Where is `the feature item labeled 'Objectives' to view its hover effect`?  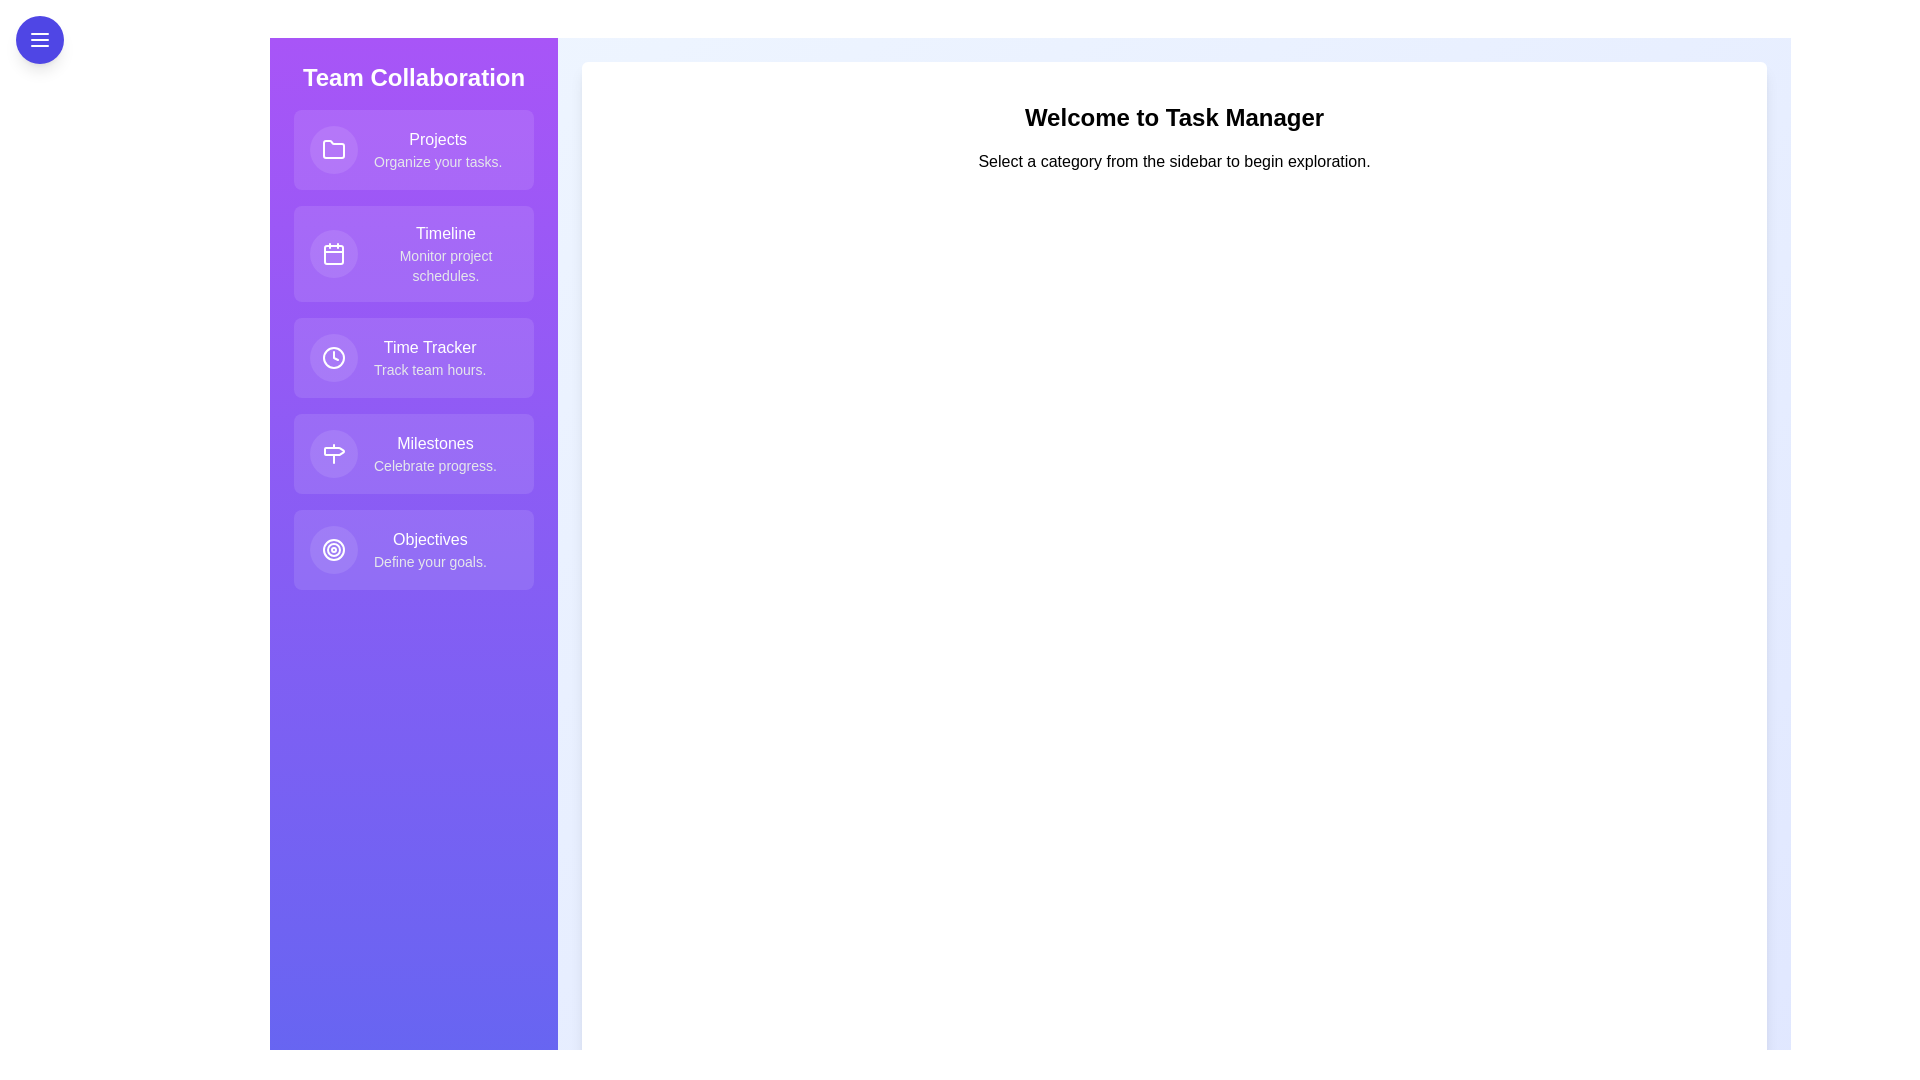 the feature item labeled 'Objectives' to view its hover effect is located at coordinates (412, 550).